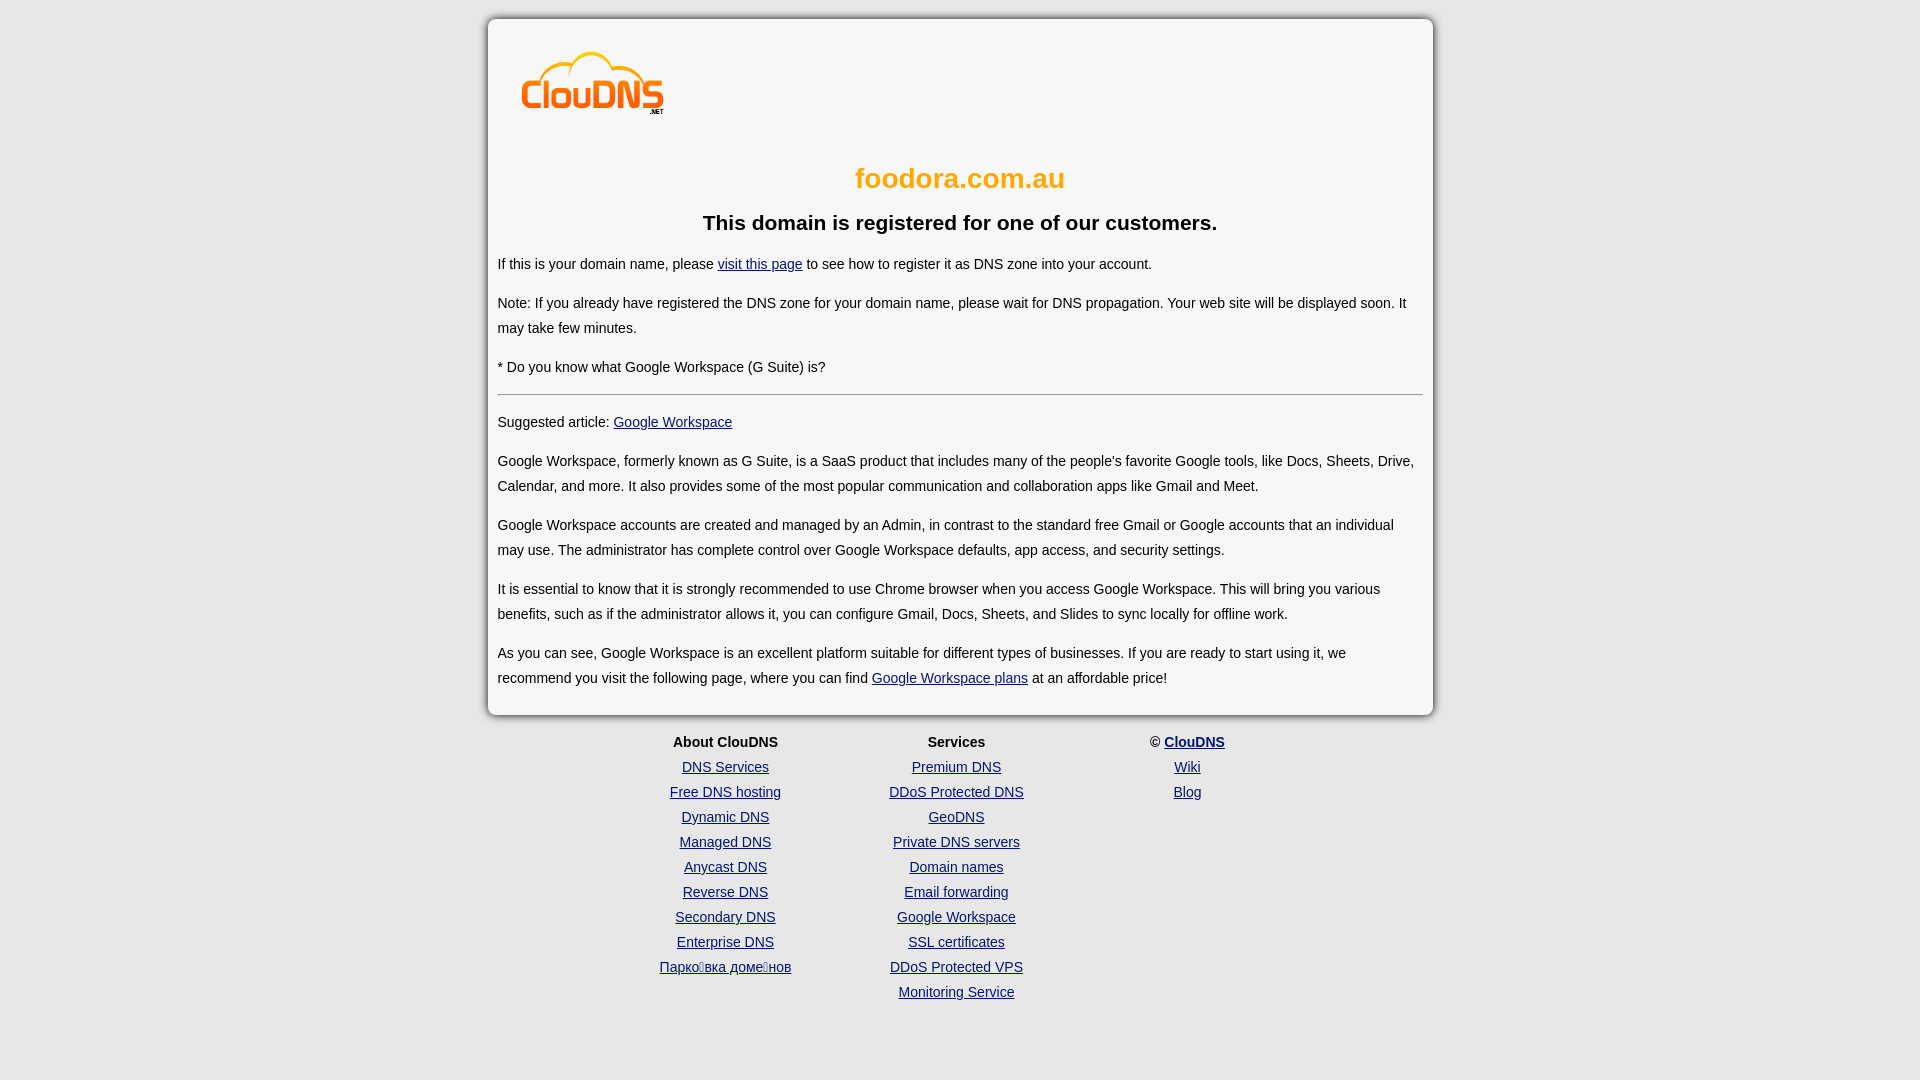 This screenshot has width=1920, height=1080. I want to click on 'Dynamic DNS', so click(724, 817).